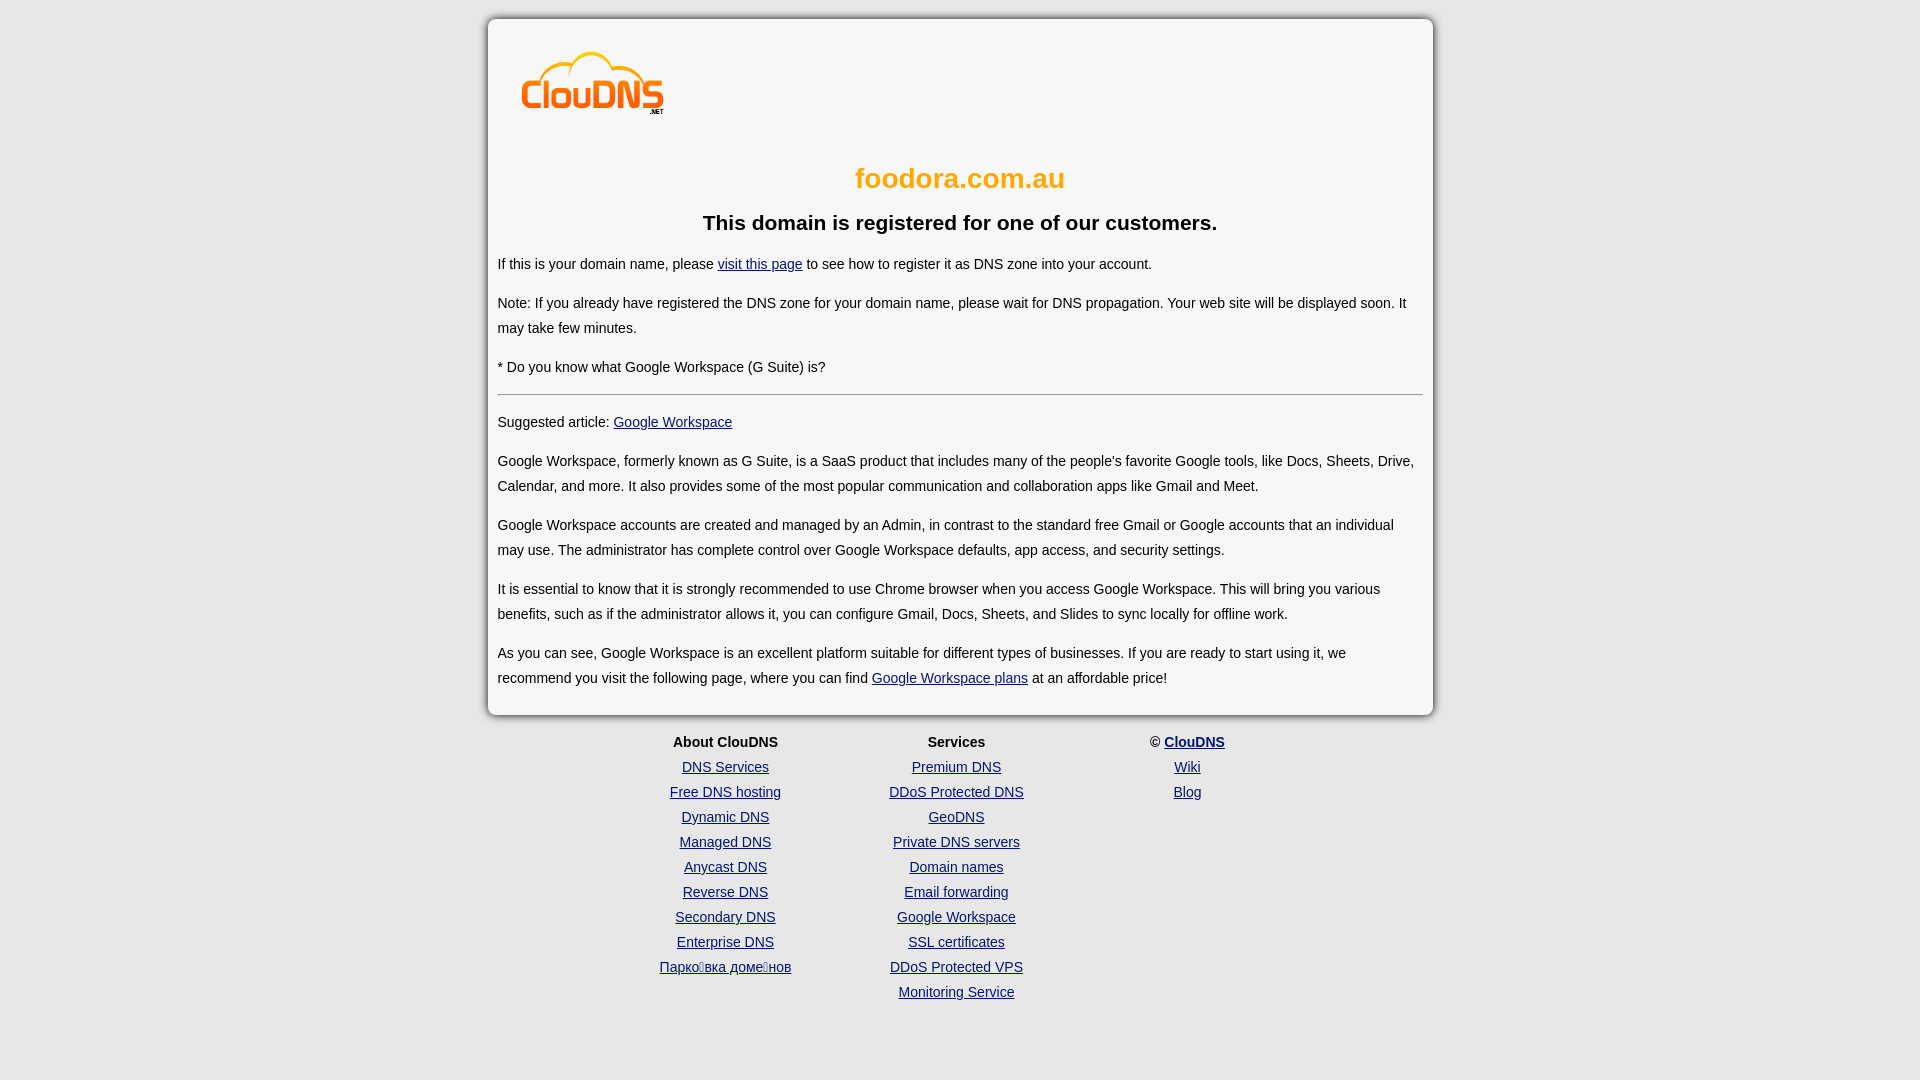 This screenshot has width=1920, height=1080. I want to click on 'Dynamic DNS', so click(724, 817).